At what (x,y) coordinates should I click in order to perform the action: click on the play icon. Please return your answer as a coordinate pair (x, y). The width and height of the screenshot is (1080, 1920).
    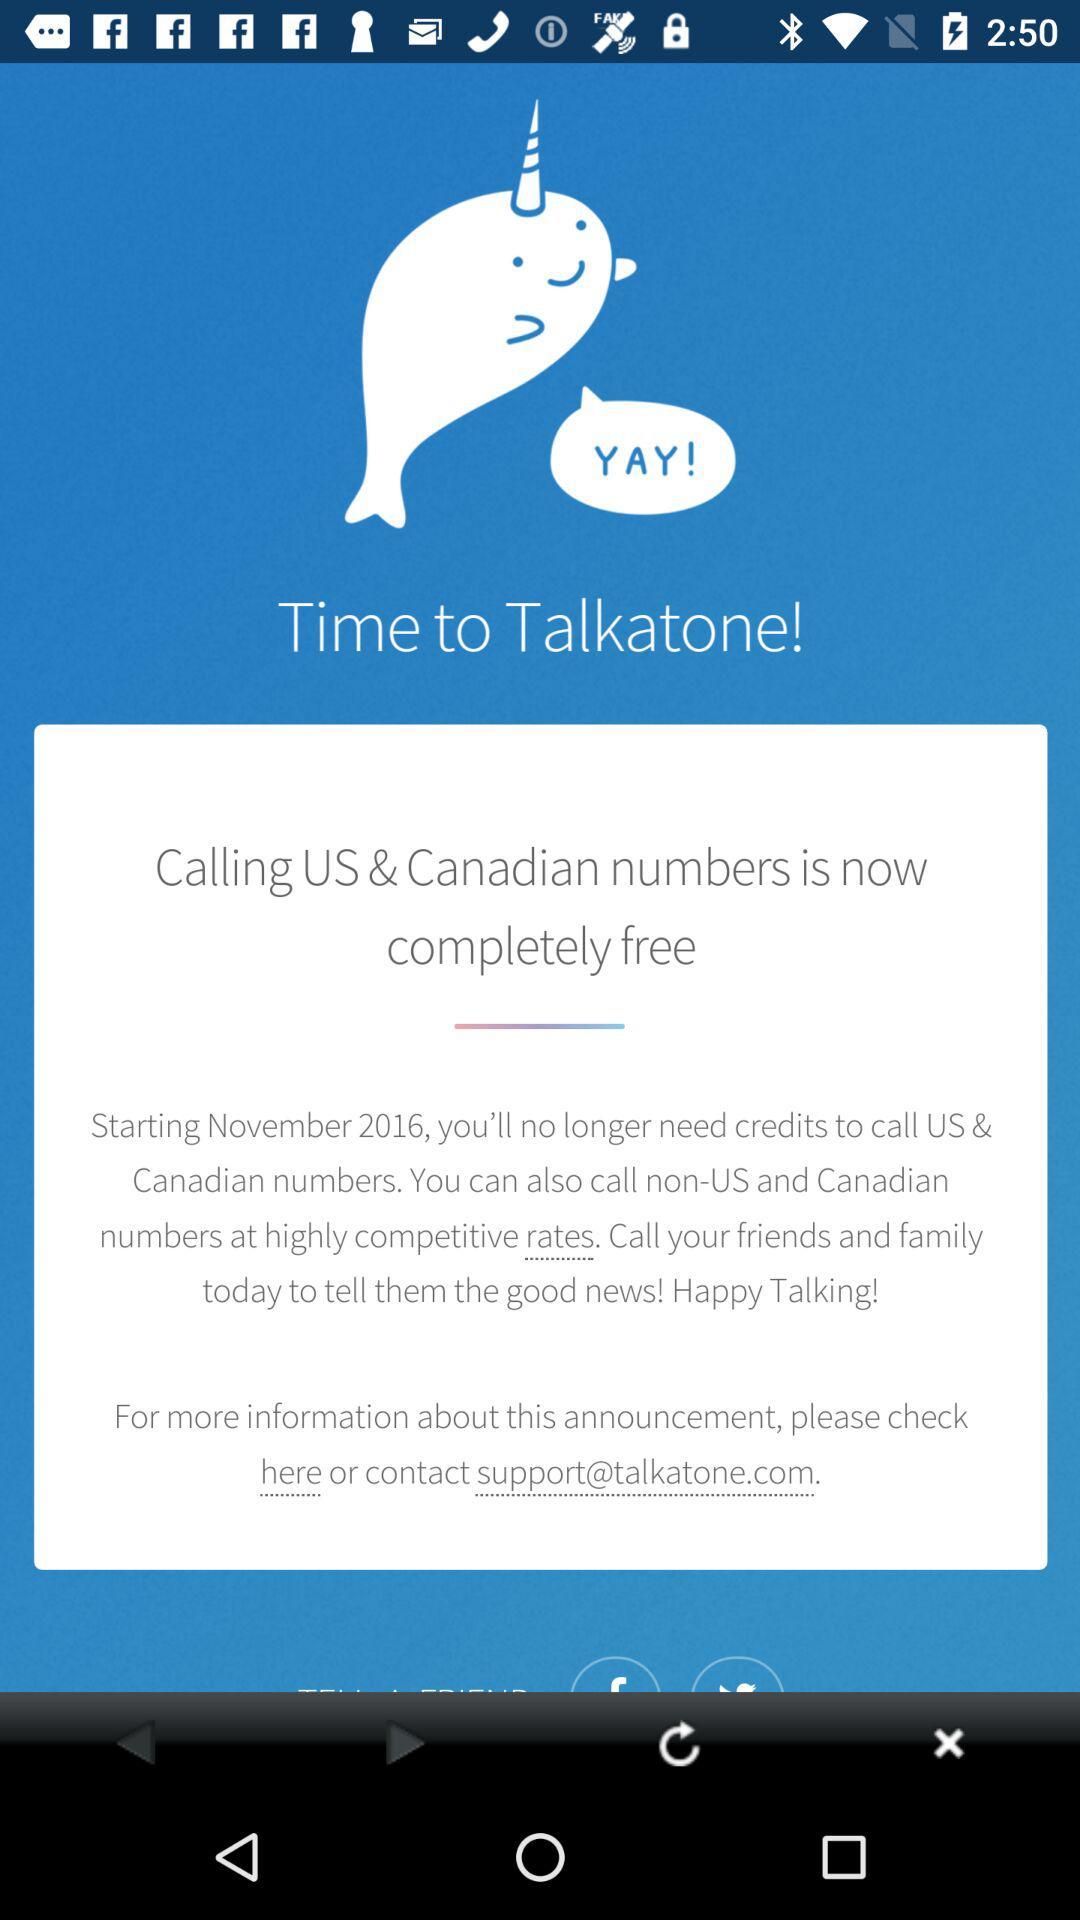
    Looking at the image, I should click on (405, 1741).